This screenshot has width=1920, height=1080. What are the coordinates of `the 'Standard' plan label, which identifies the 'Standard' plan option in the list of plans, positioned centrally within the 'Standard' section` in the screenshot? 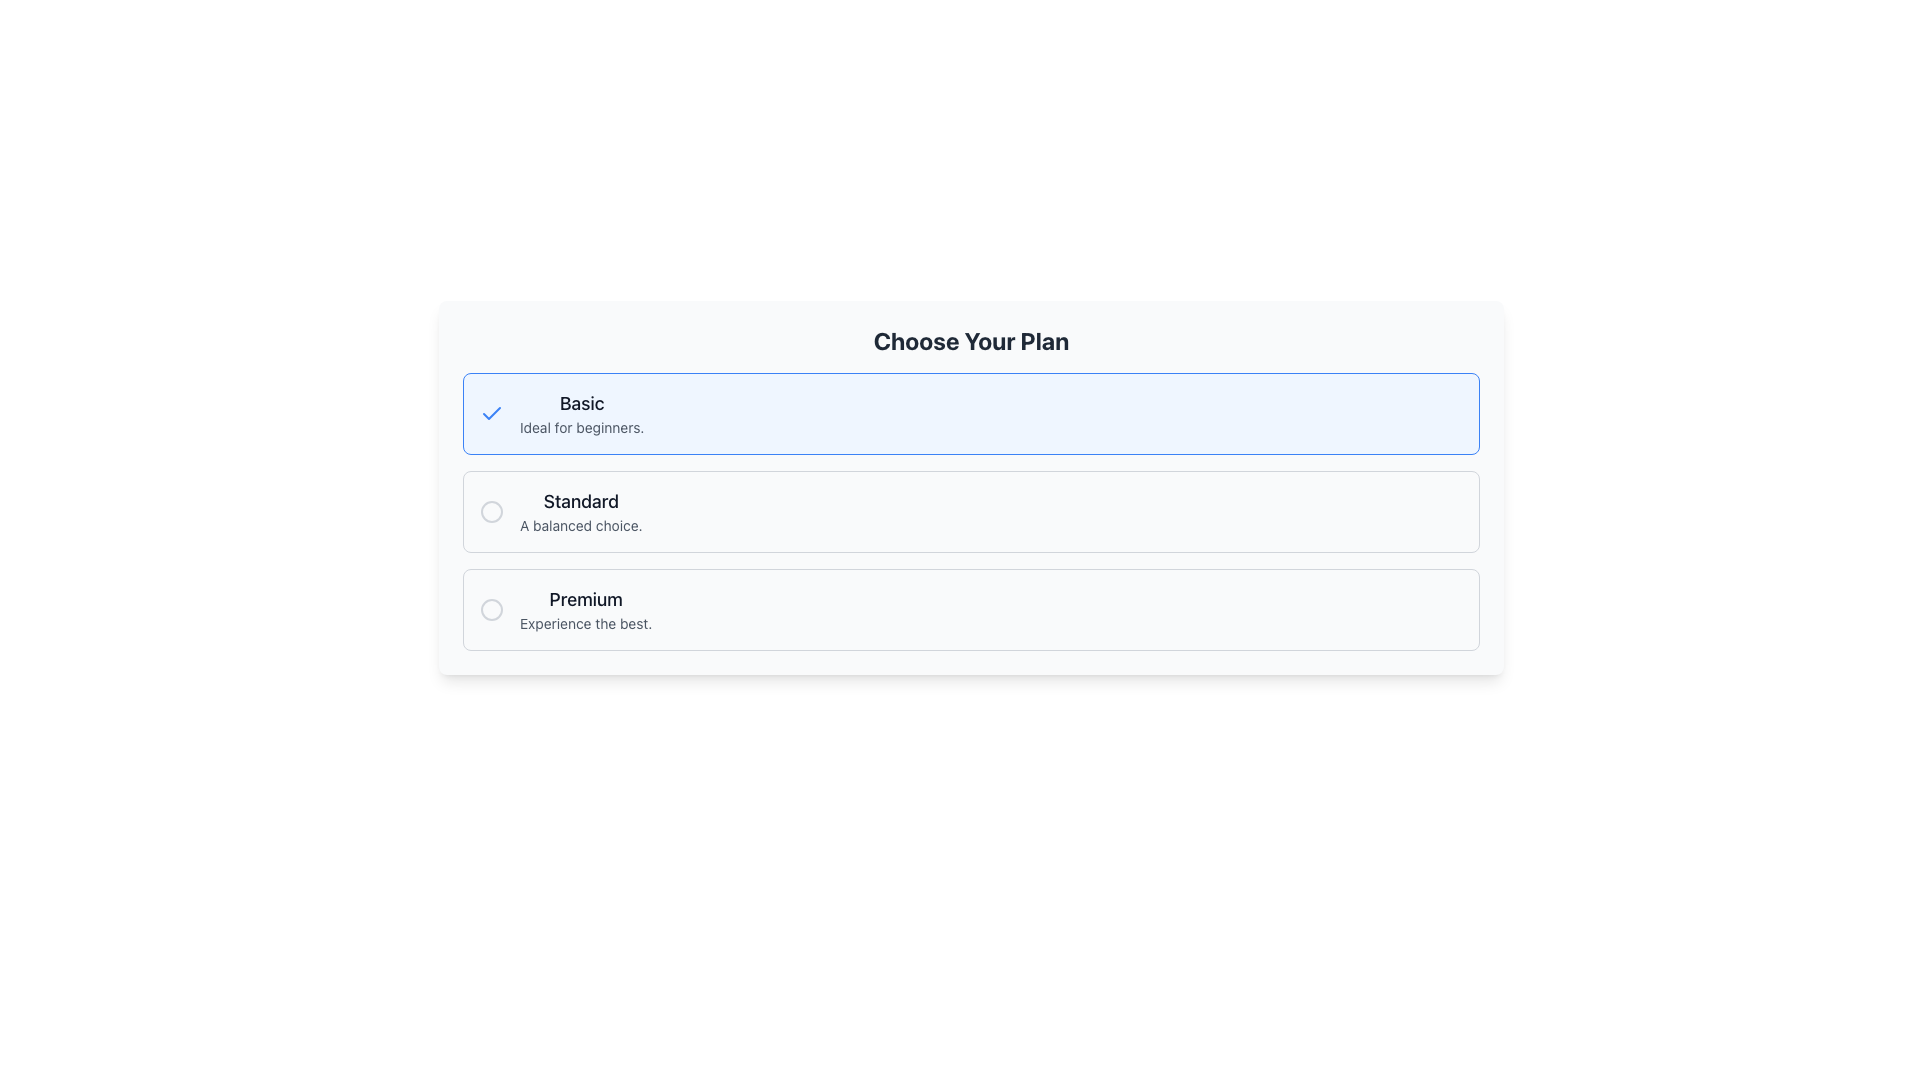 It's located at (580, 500).